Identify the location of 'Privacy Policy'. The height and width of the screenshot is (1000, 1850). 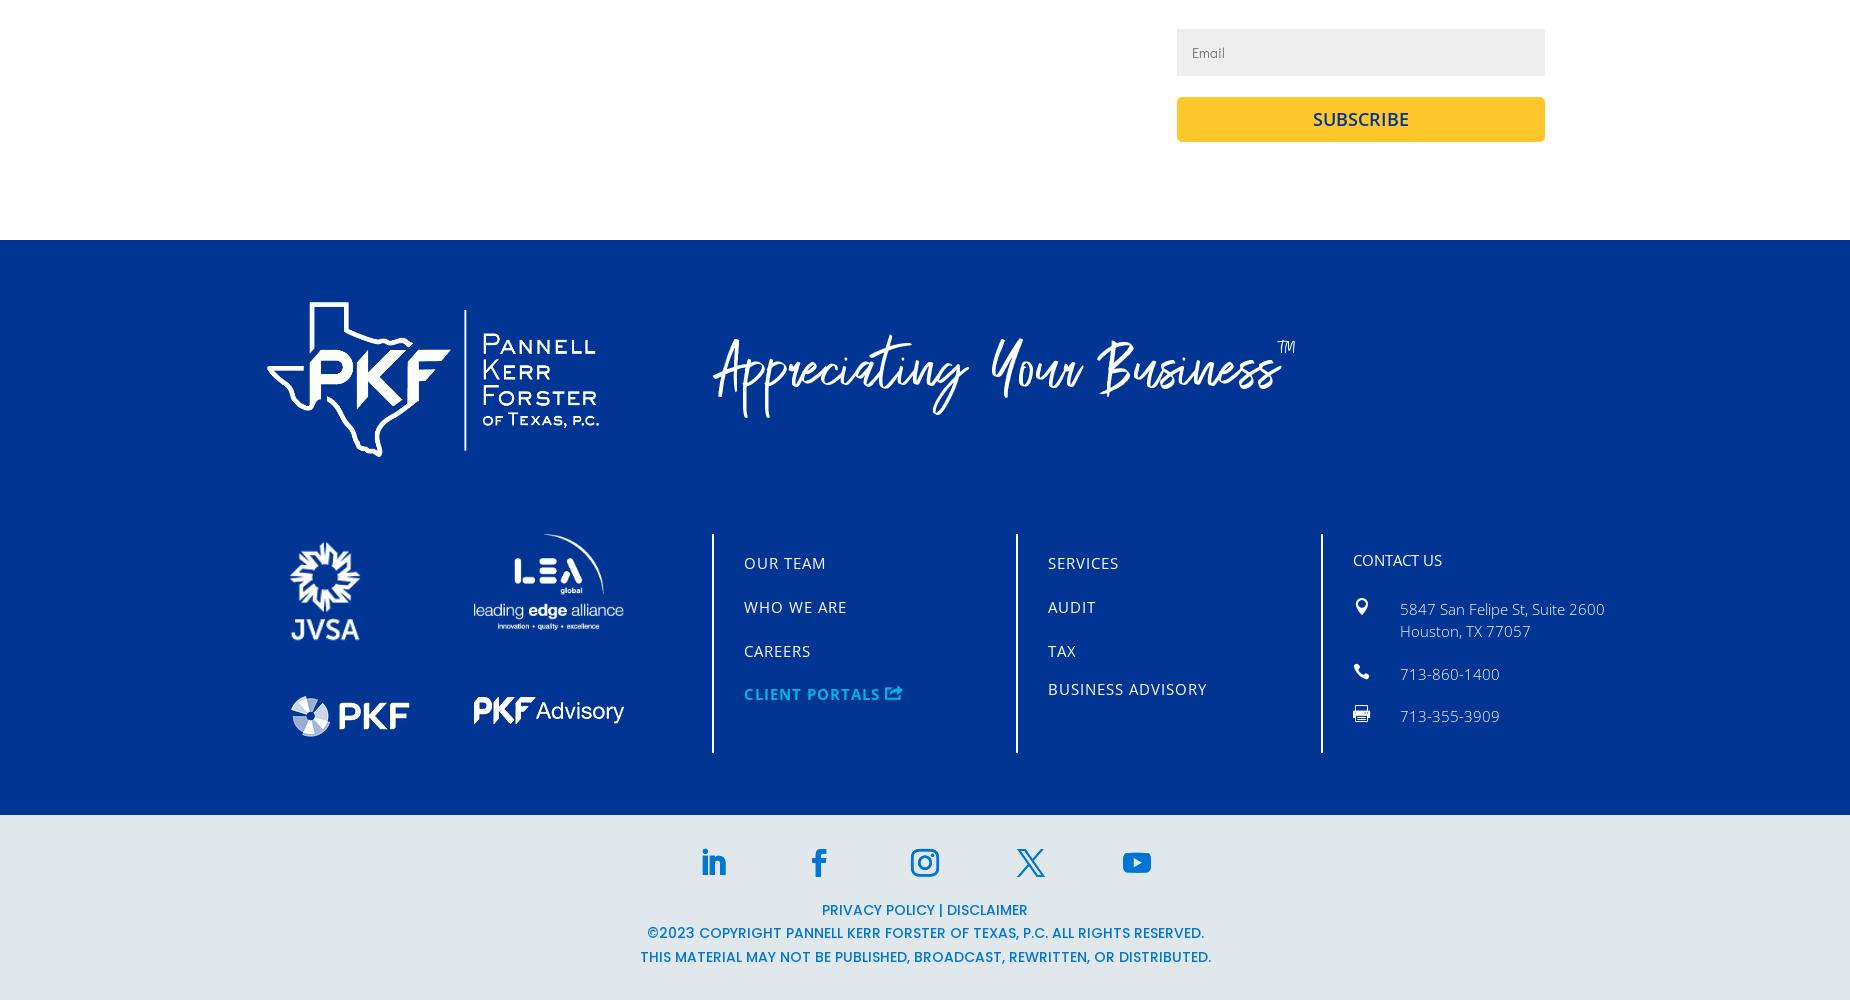
(821, 909).